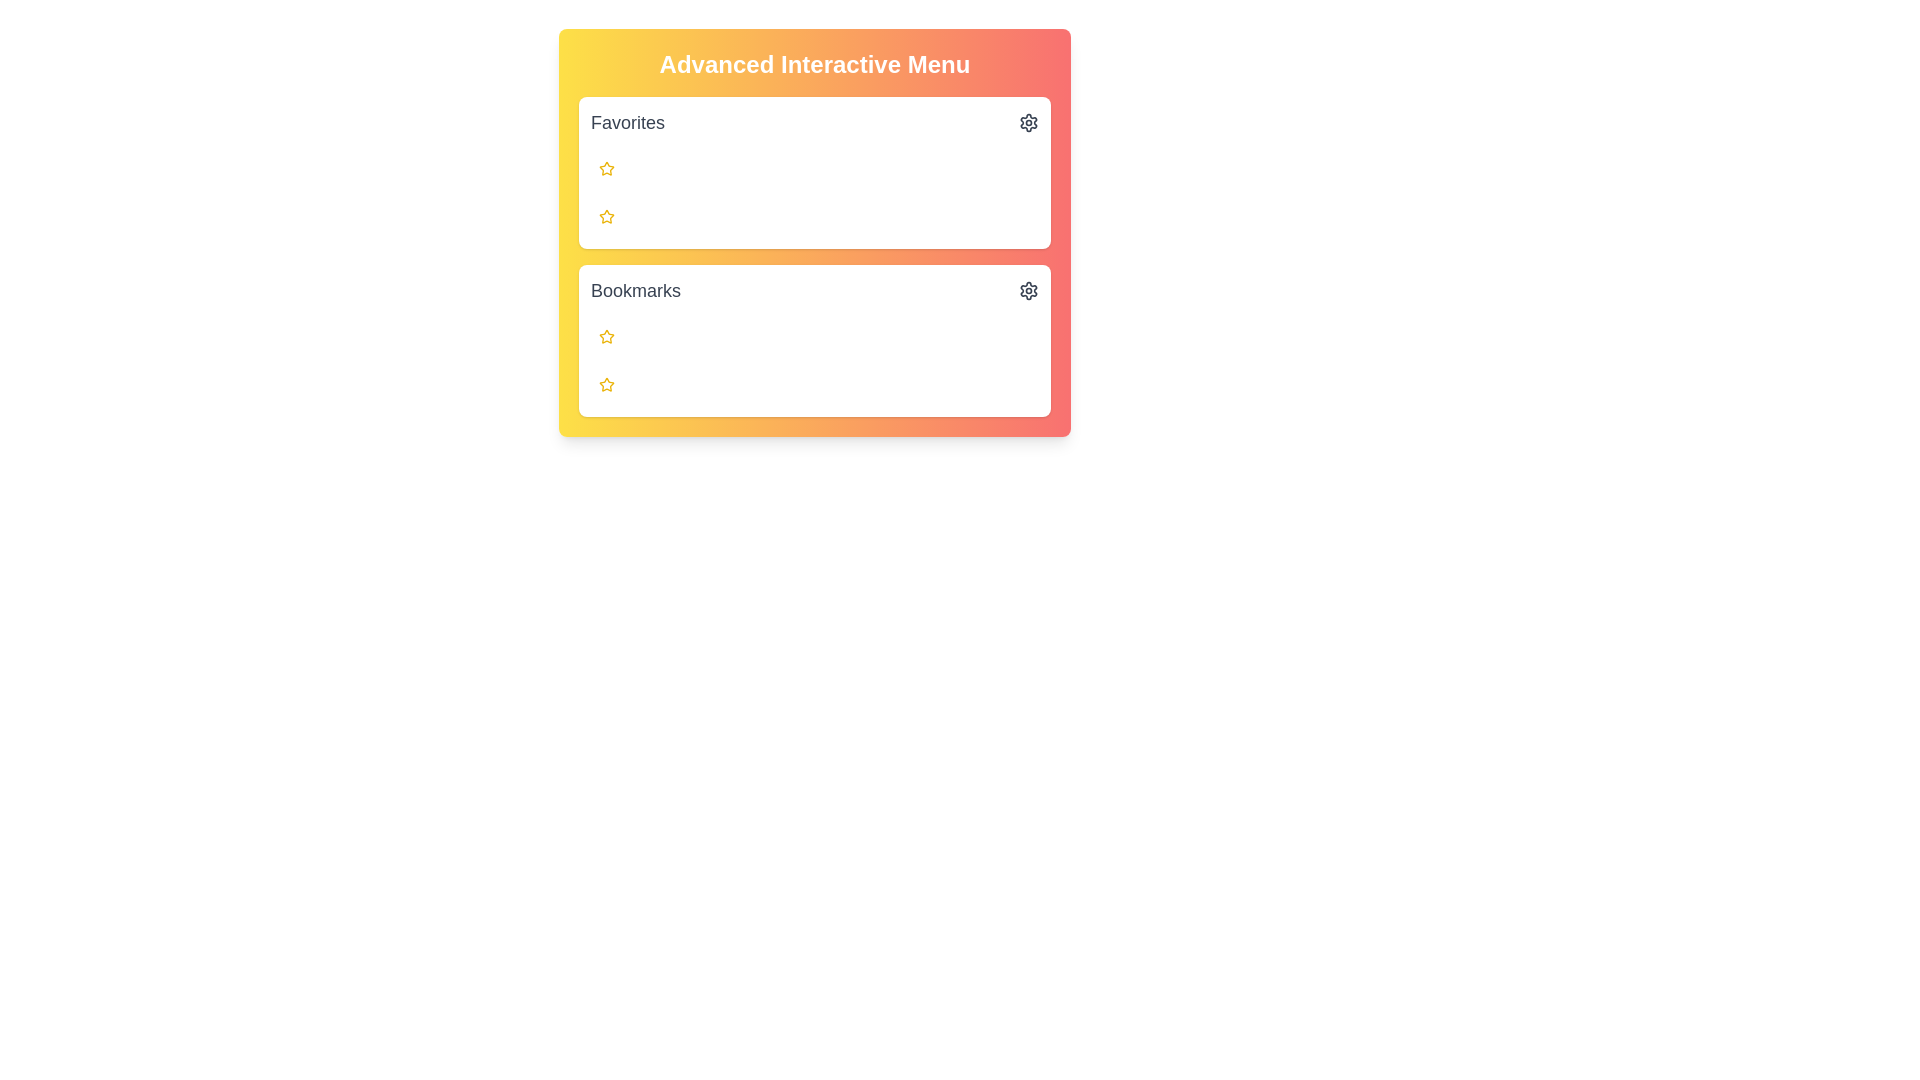 The width and height of the screenshot is (1920, 1080). What do you see at coordinates (589, 290) in the screenshot?
I see `the text content of the section titled Bookmarks` at bounding box center [589, 290].